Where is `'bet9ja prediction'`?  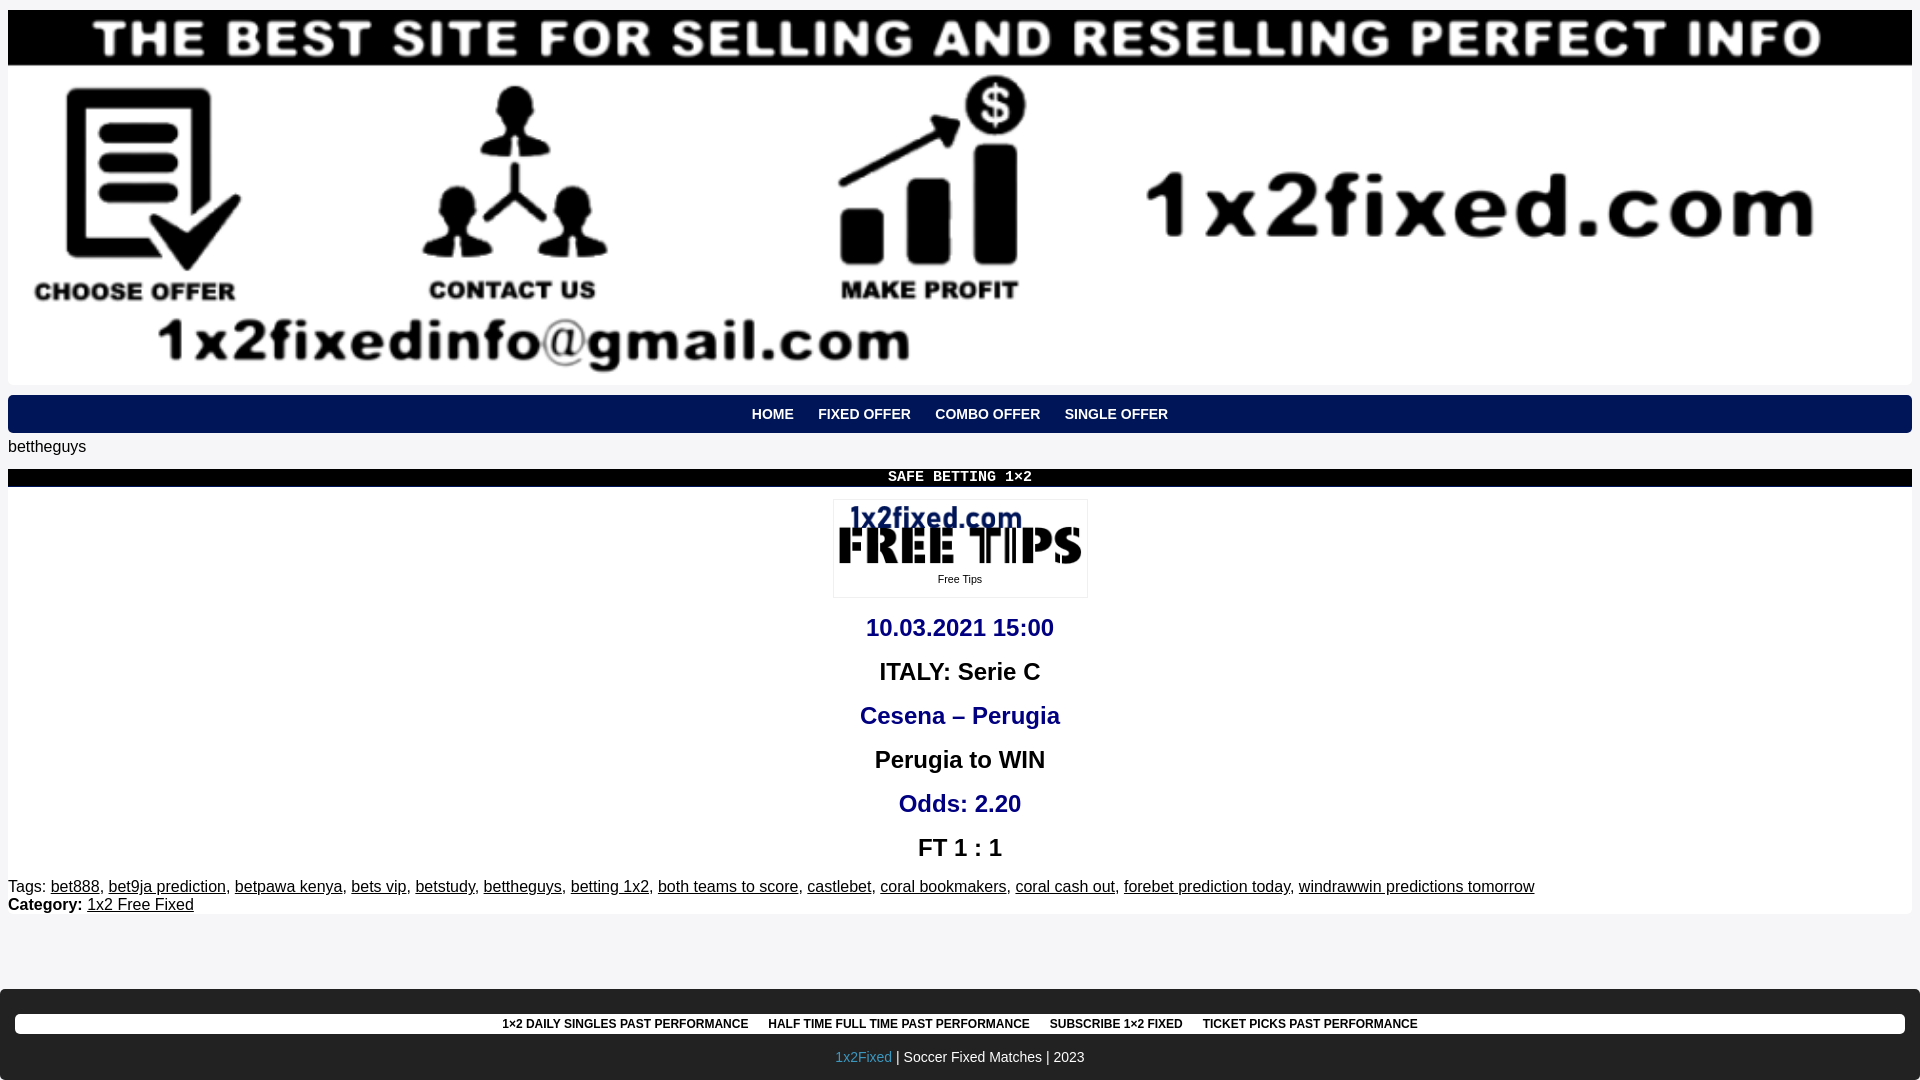 'bet9ja prediction' is located at coordinates (167, 885).